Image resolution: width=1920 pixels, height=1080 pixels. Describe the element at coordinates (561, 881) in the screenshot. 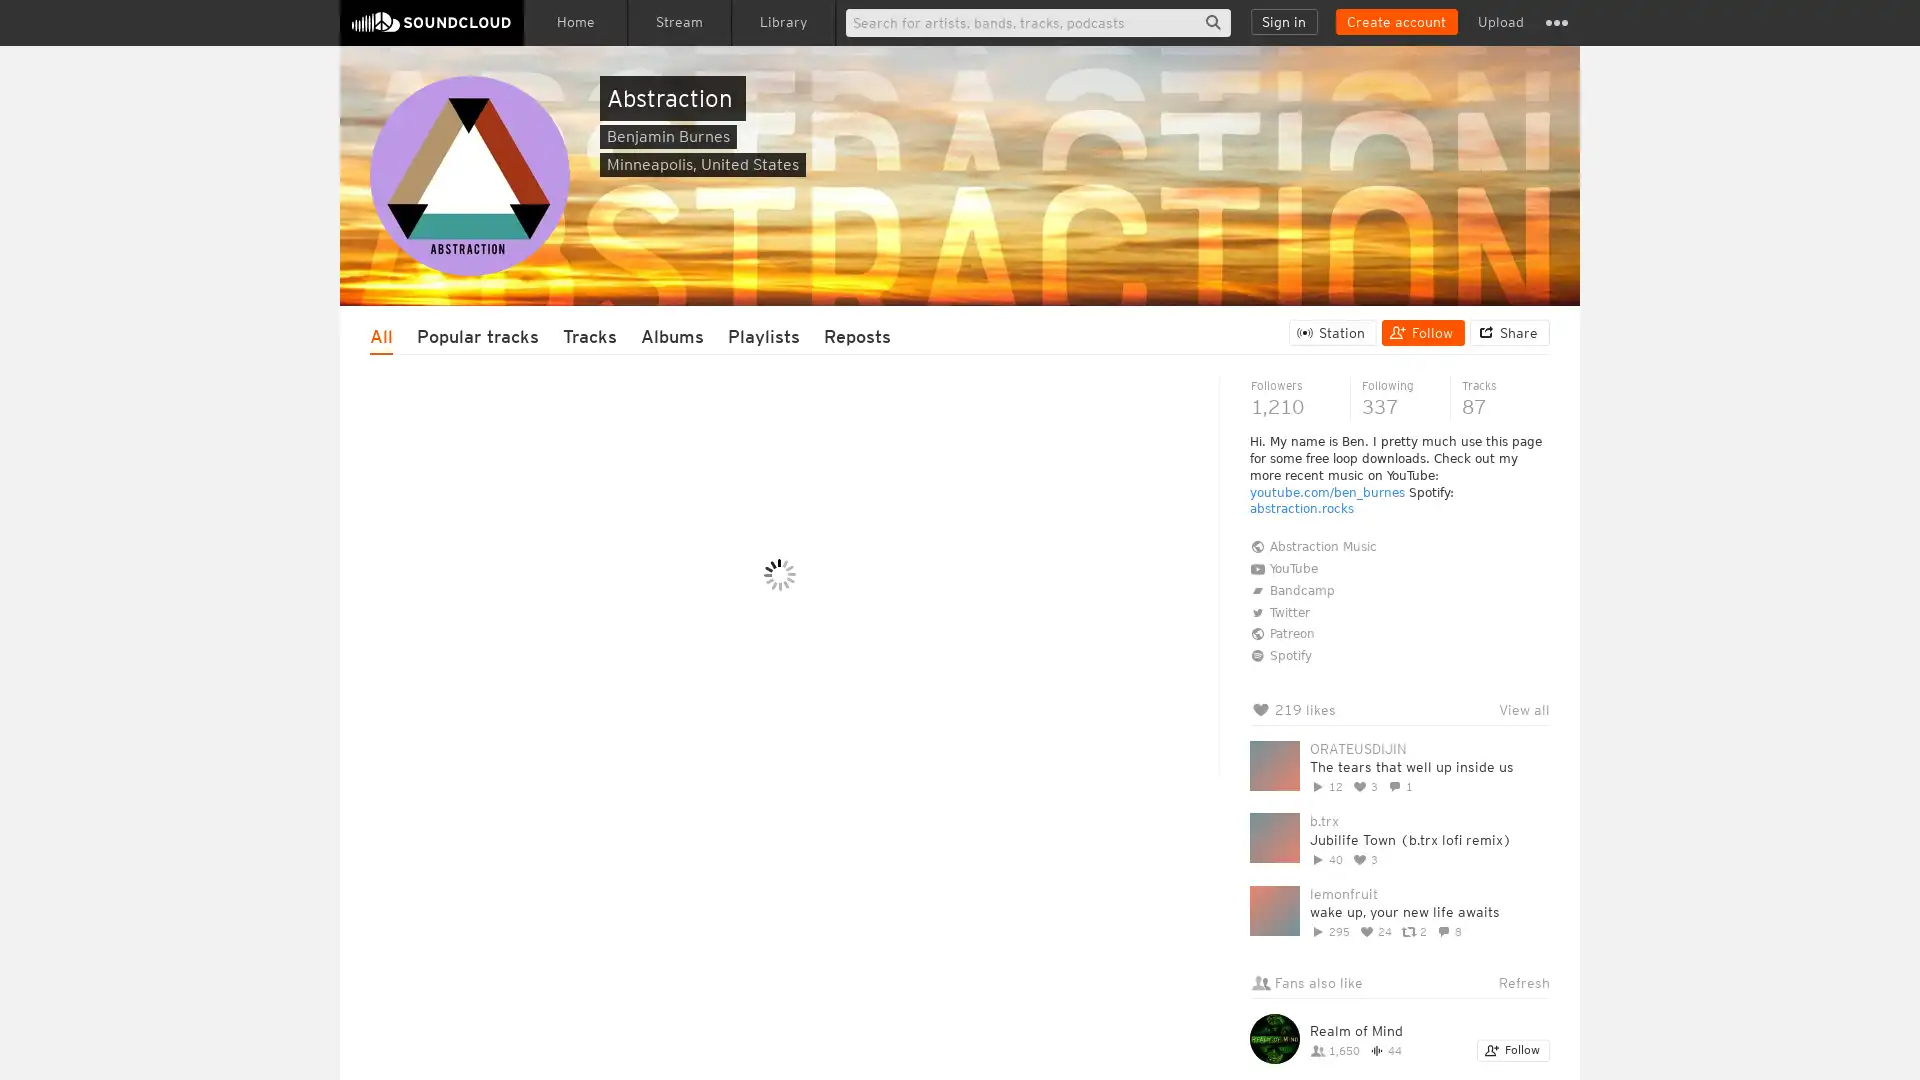

I see `Play` at that location.